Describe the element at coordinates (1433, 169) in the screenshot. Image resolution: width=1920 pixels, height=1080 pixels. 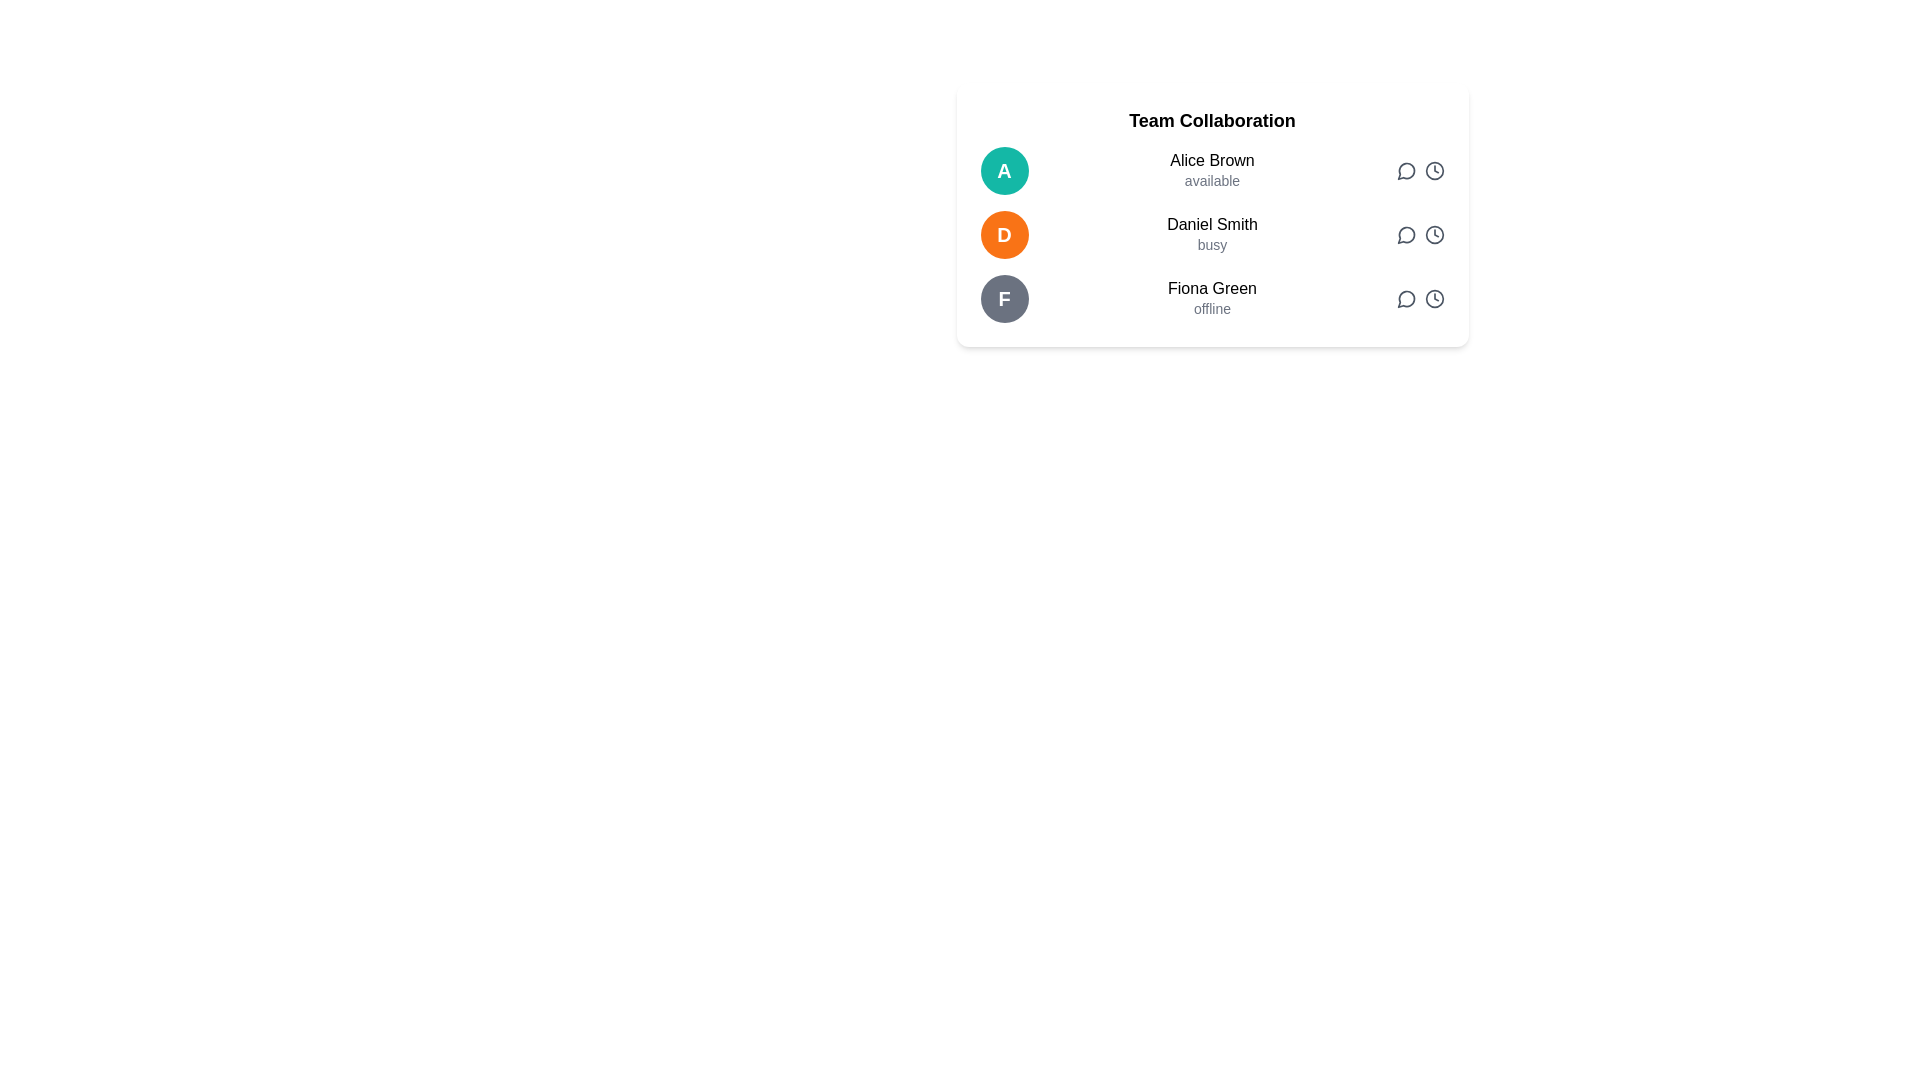
I see `the clock-shaped icon button, which is the second interactive icon in the user status list` at that location.